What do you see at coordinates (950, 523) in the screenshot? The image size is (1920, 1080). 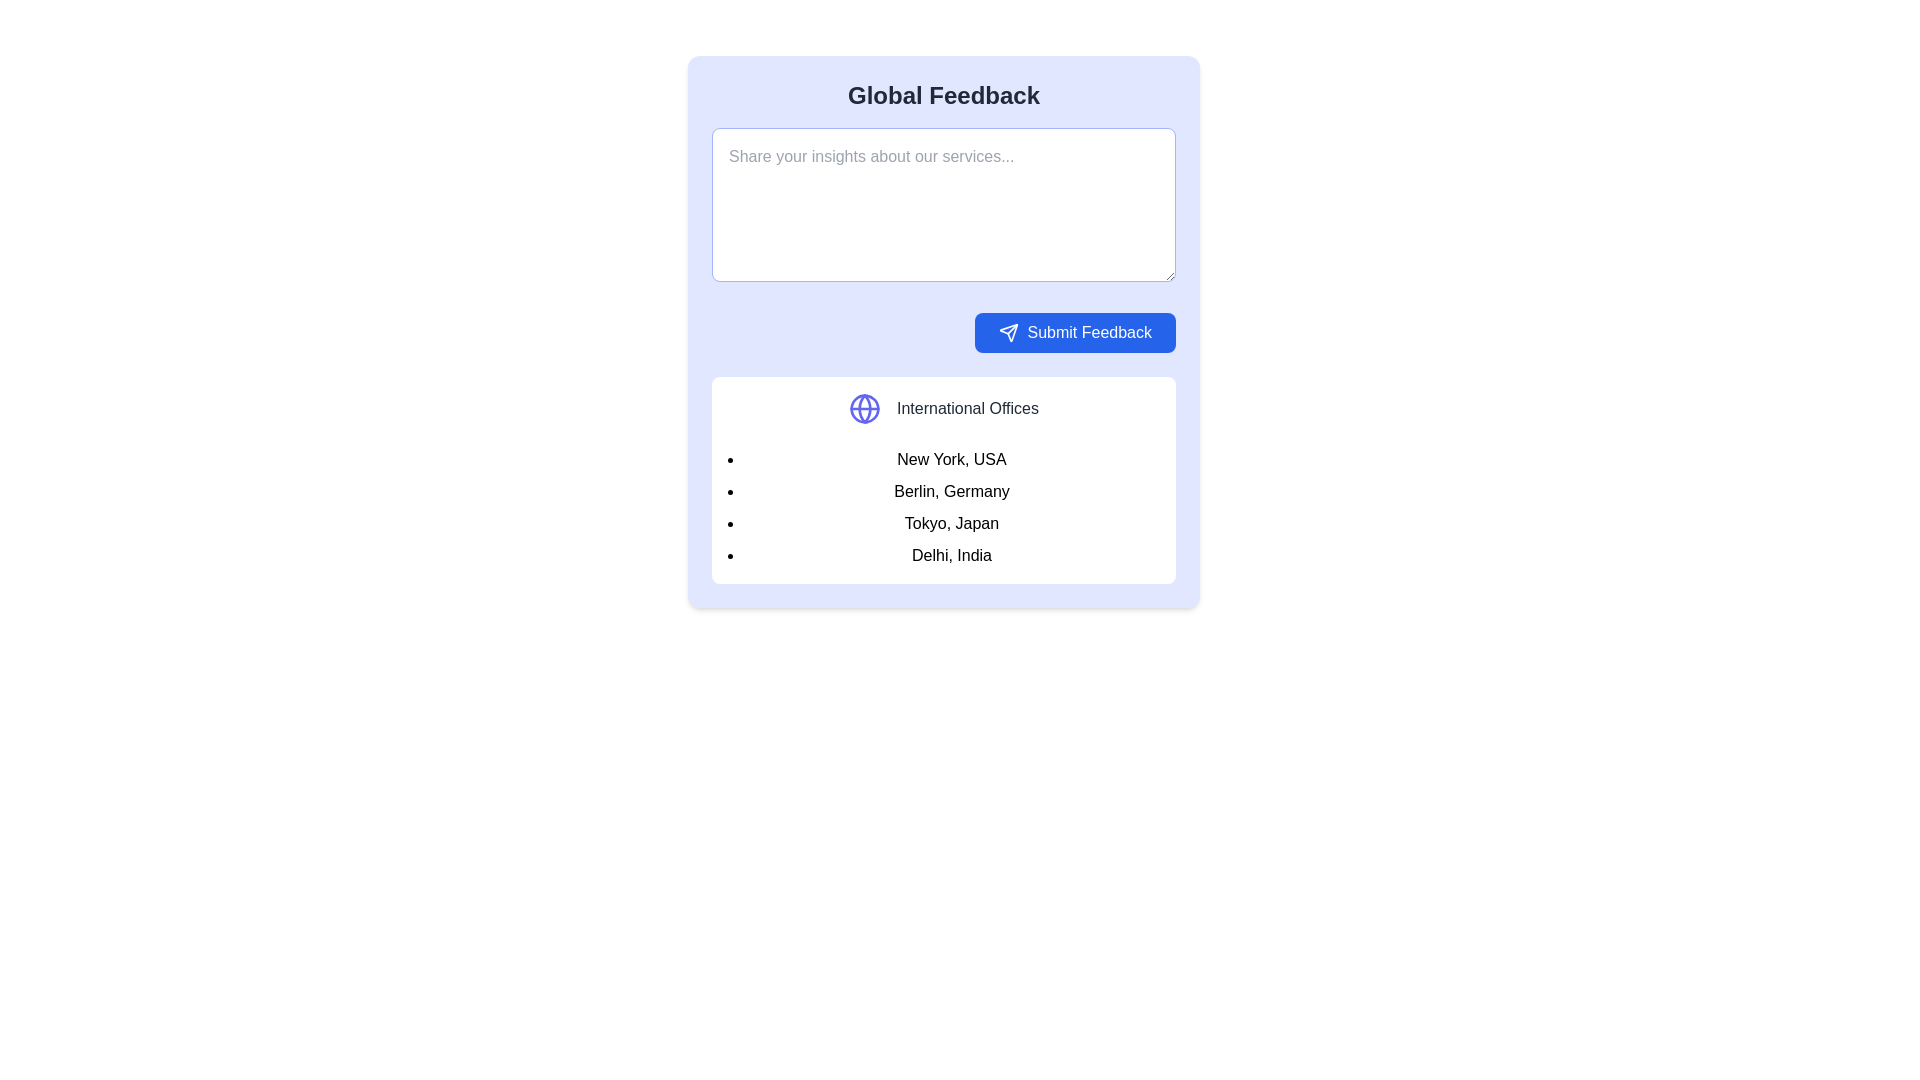 I see `the Text label that indicates 'Tokyo, Japan', which is the third item in a vertical list of locations under 'International Offices'` at bounding box center [950, 523].